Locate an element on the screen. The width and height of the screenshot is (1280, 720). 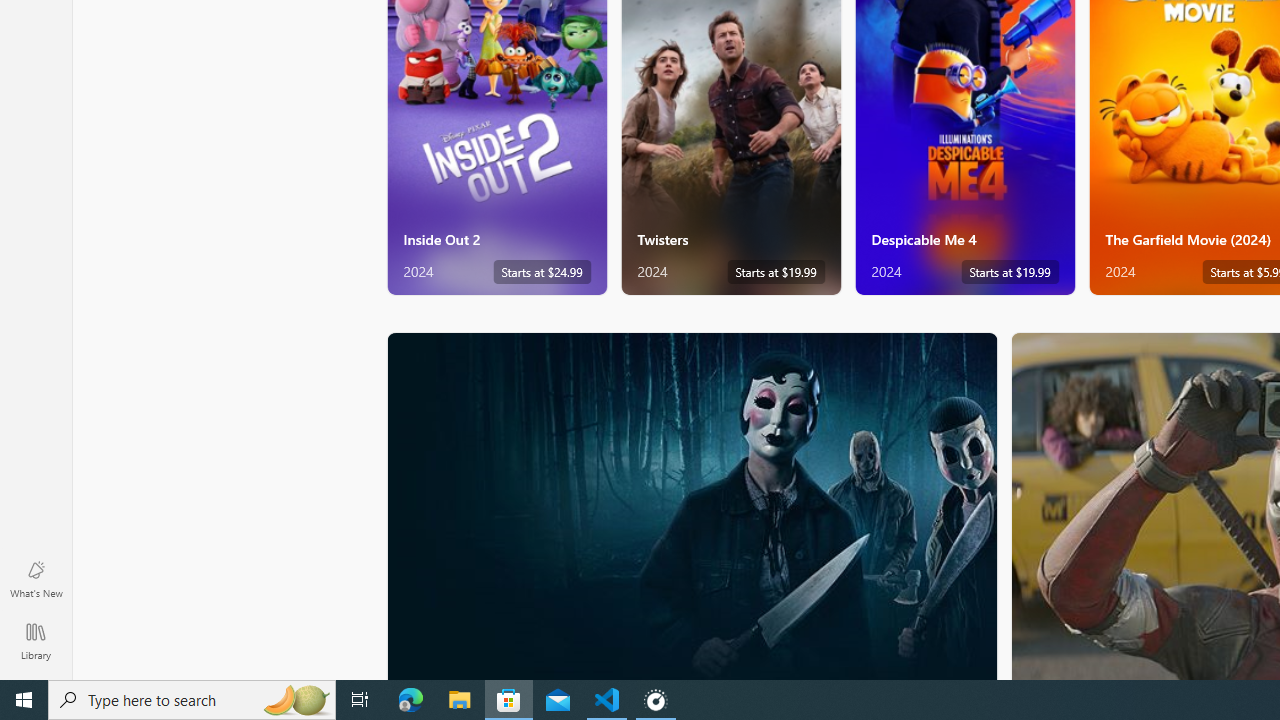
'Horror' is located at coordinates (692, 504).